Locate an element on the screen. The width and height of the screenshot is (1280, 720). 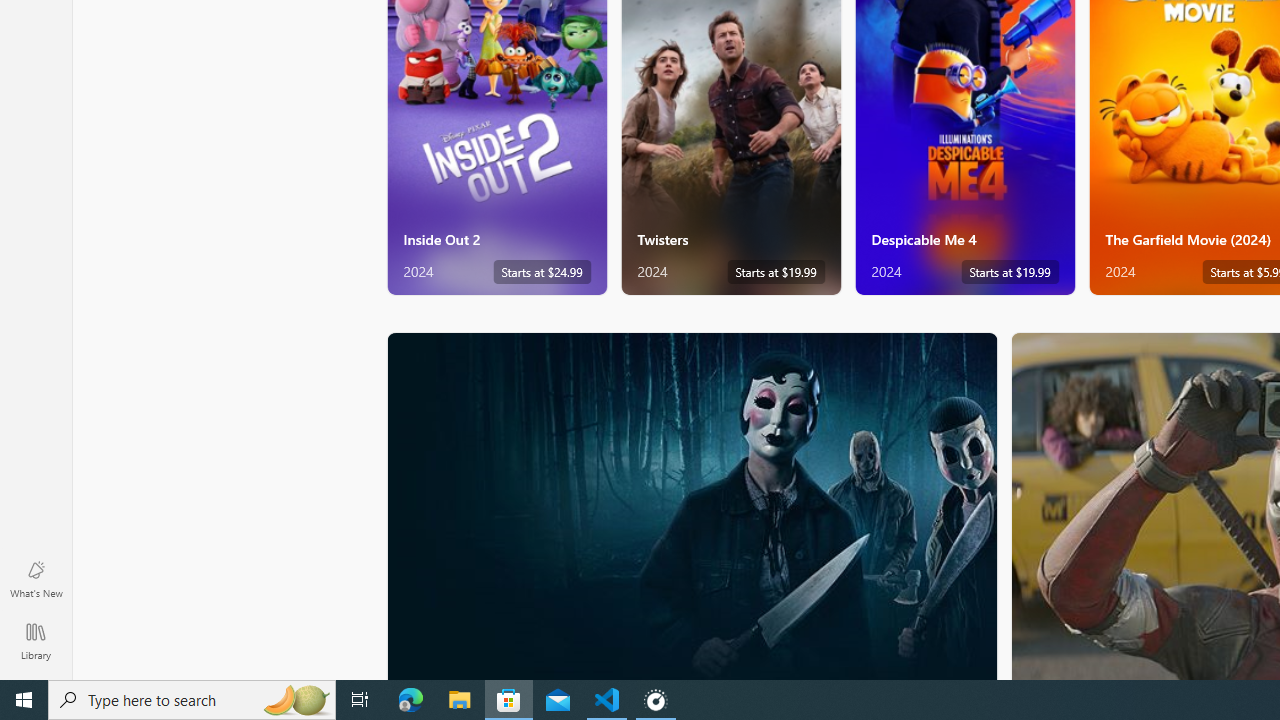
'Horror' is located at coordinates (692, 504).